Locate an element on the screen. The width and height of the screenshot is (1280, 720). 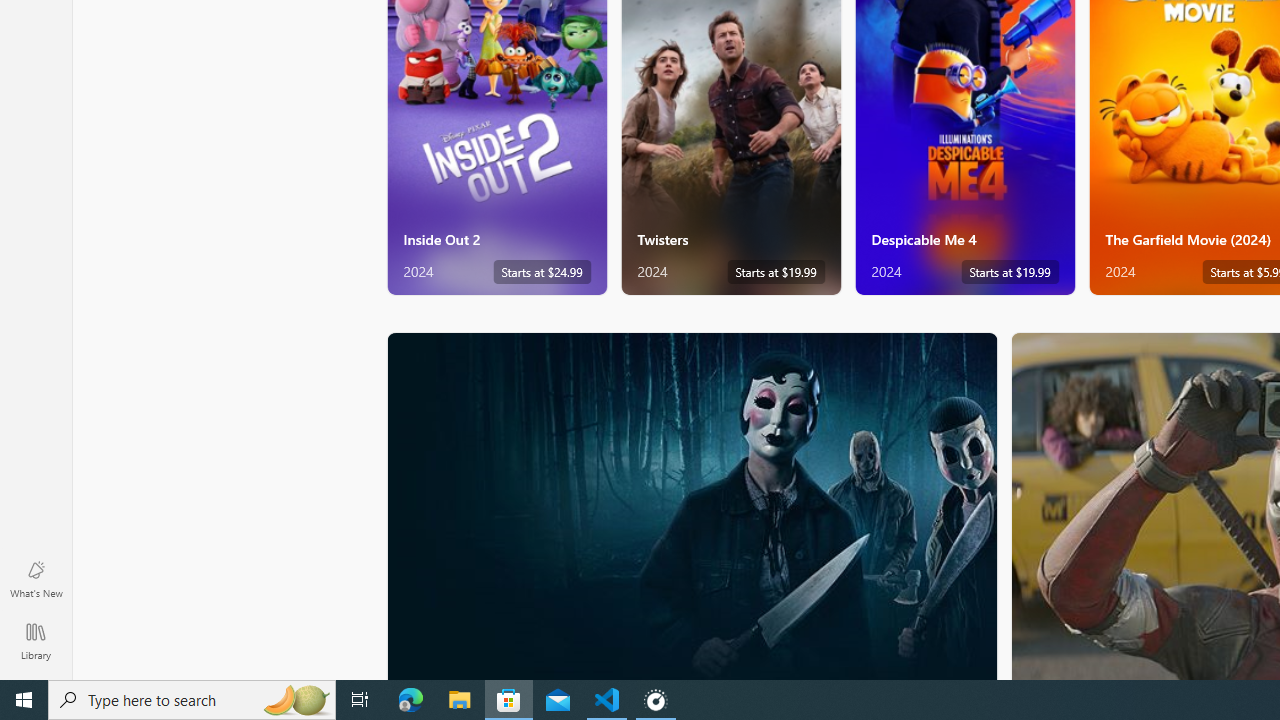
'Horror' is located at coordinates (692, 504).